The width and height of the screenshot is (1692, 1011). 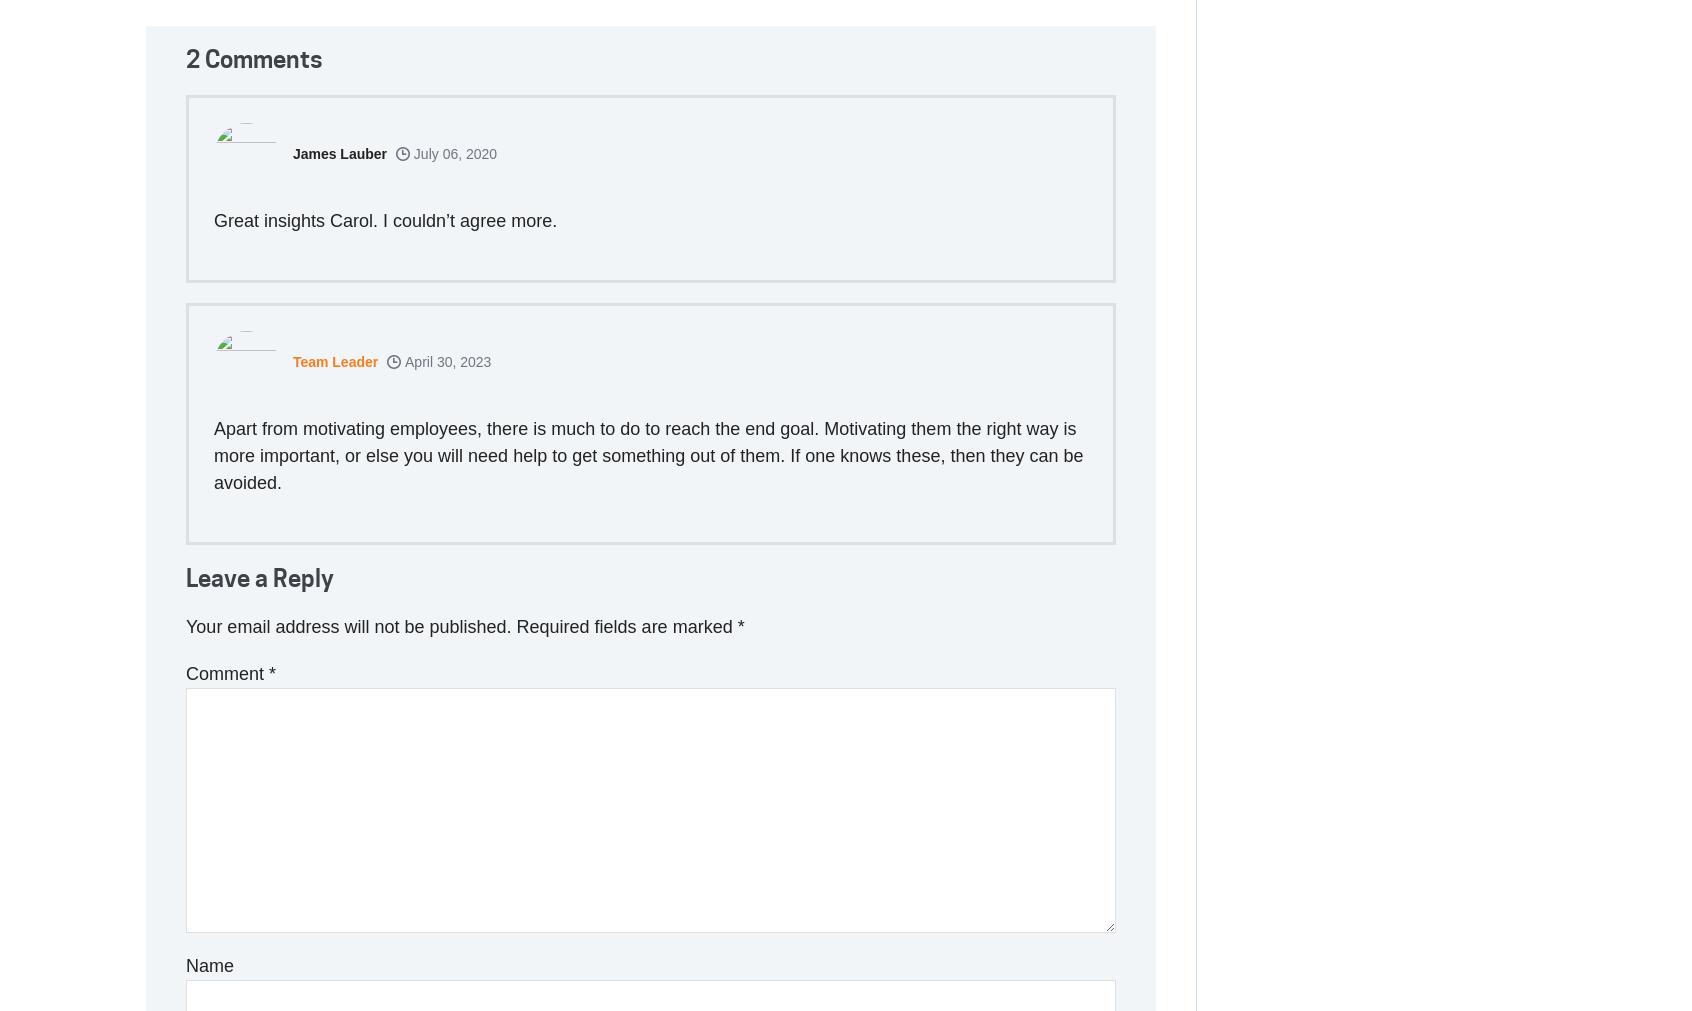 What do you see at coordinates (625, 626) in the screenshot?
I see `'Required fields are marked'` at bounding box center [625, 626].